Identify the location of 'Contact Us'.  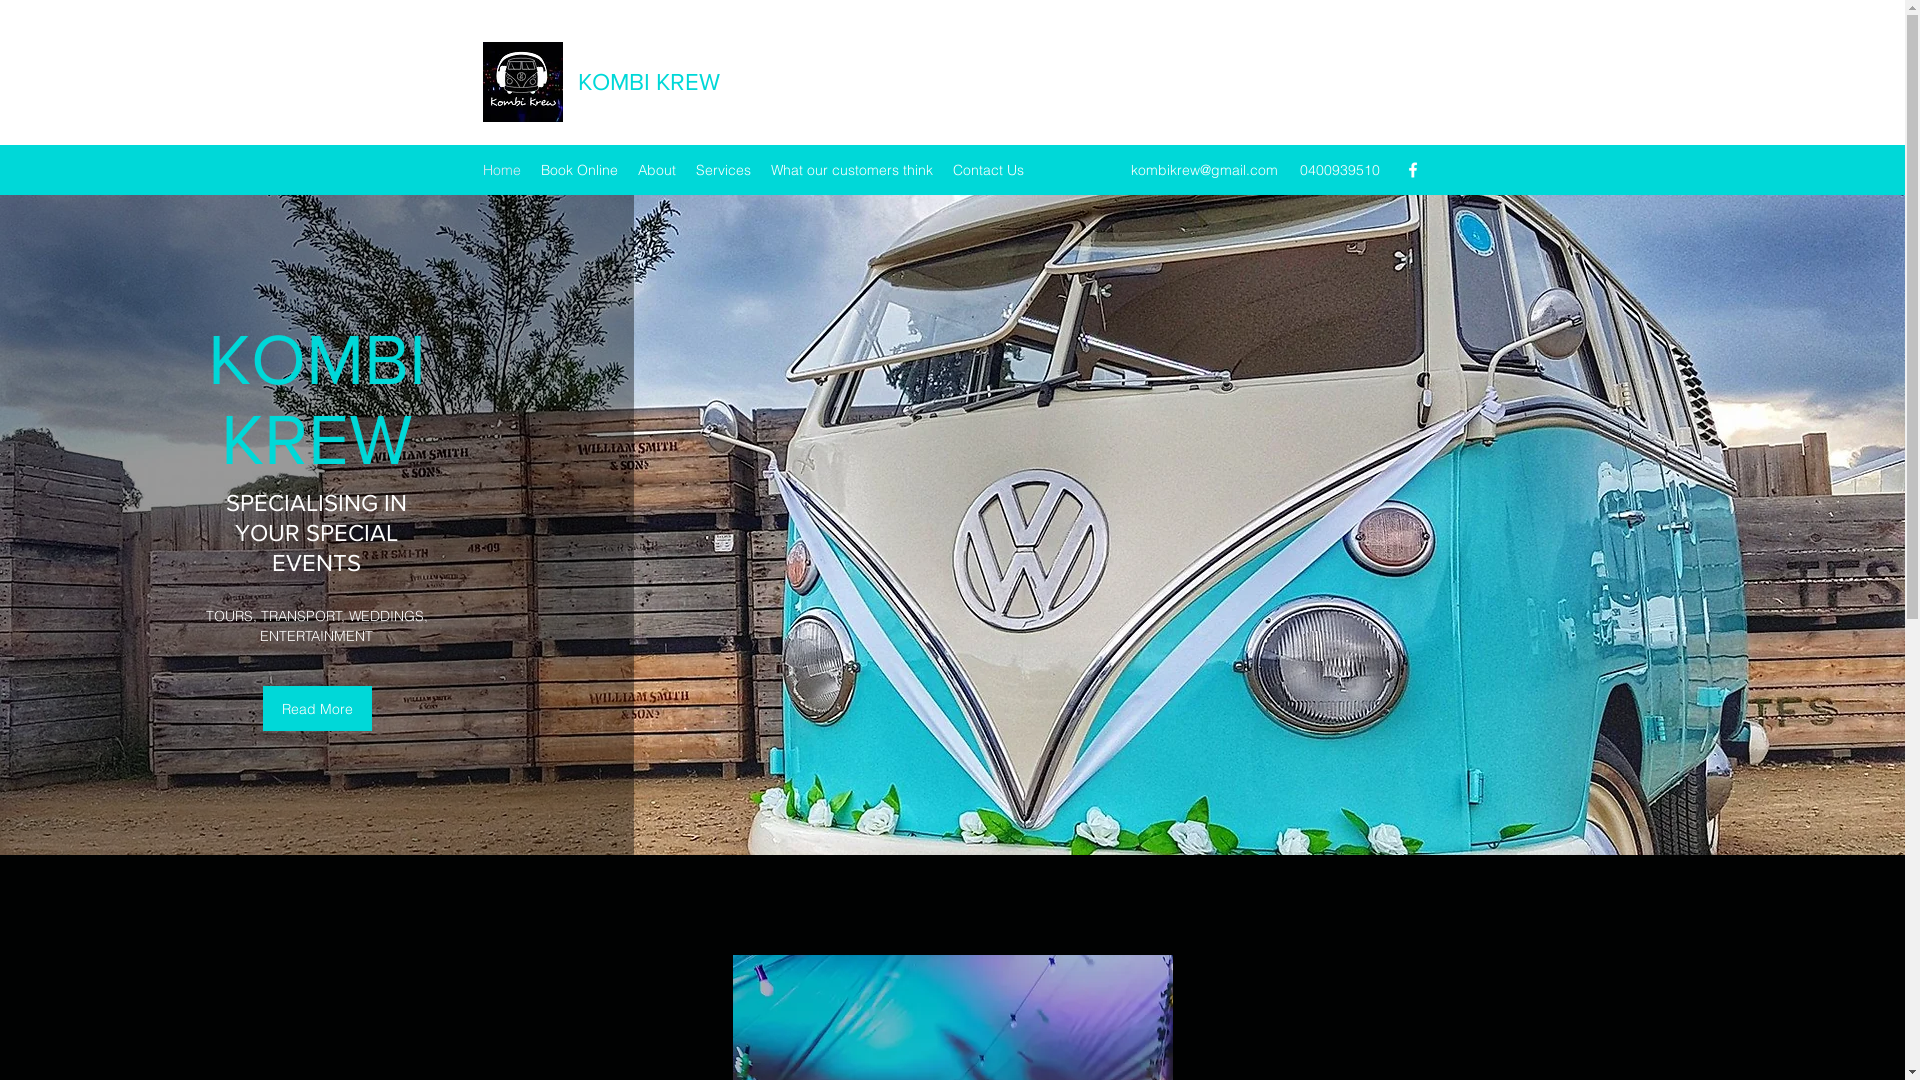
(987, 168).